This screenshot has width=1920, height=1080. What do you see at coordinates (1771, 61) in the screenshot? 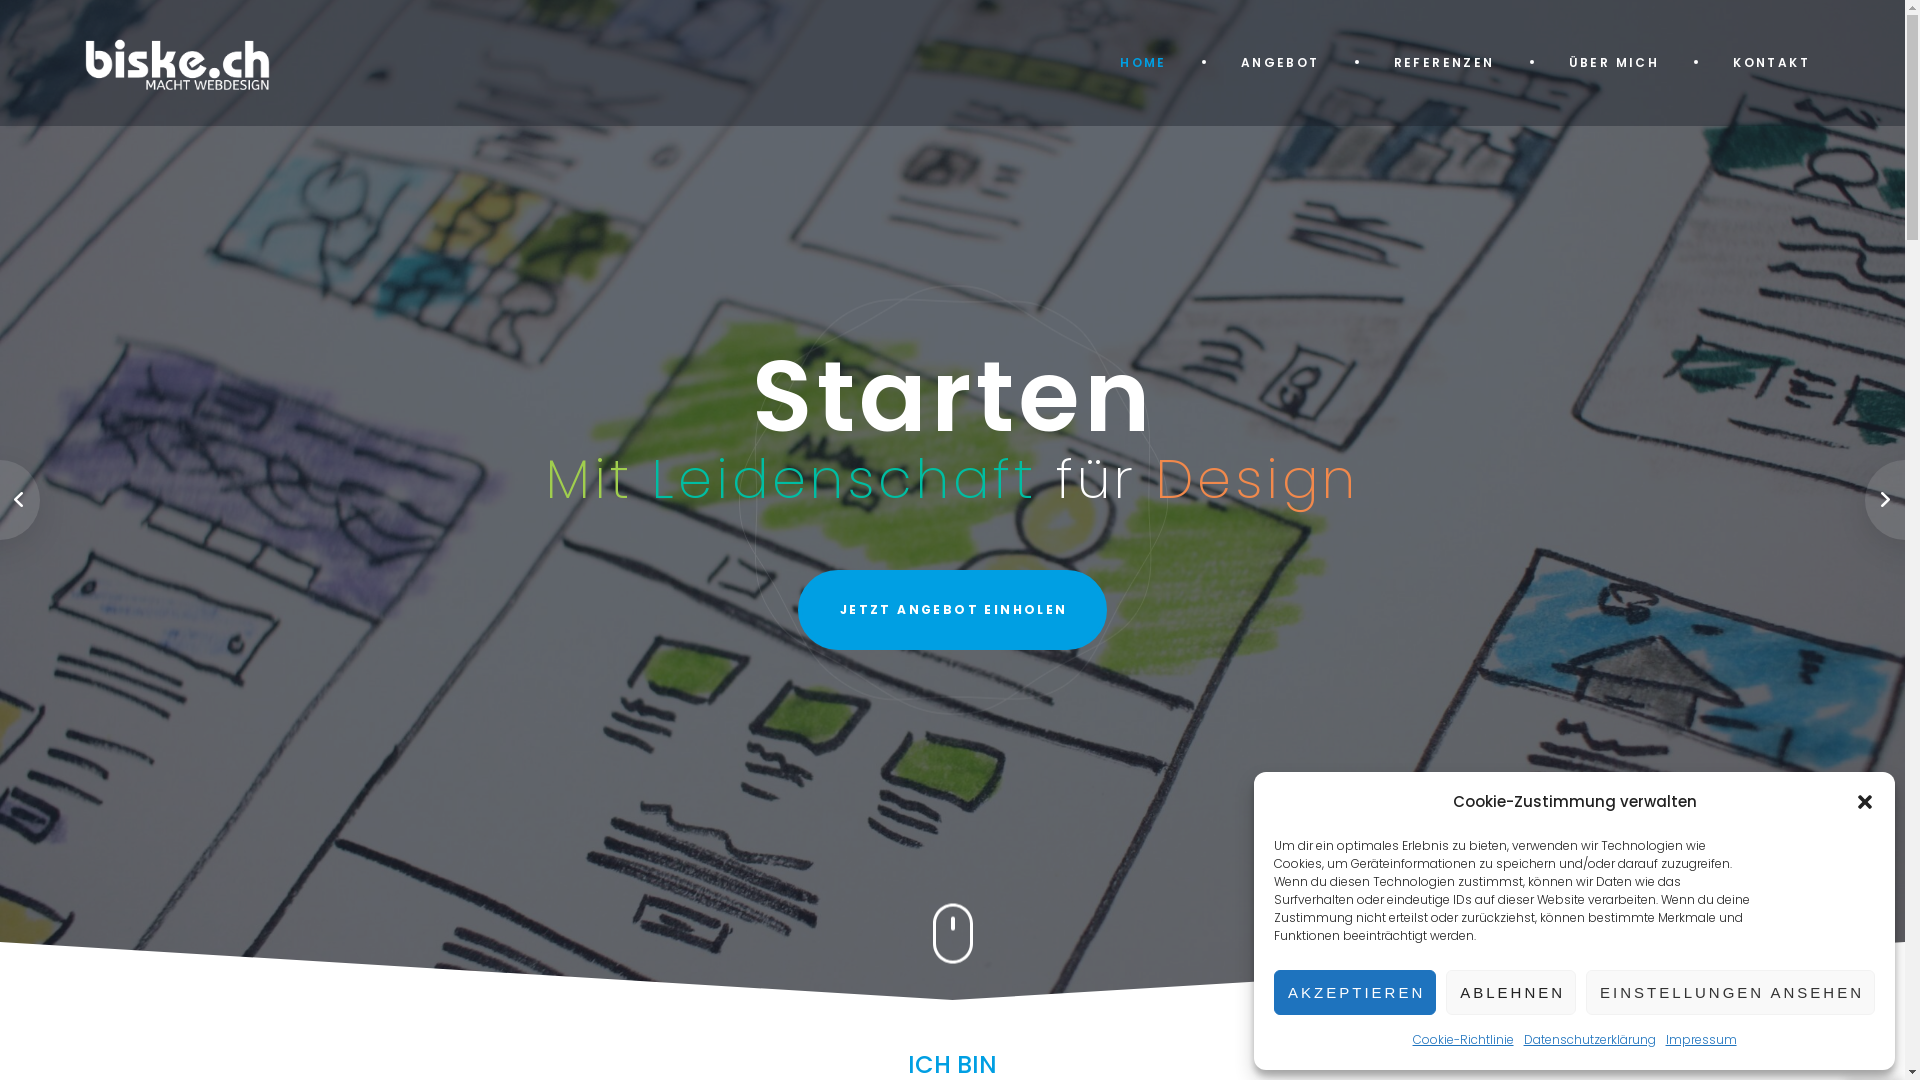
I see `'KONTAKT'` at bounding box center [1771, 61].